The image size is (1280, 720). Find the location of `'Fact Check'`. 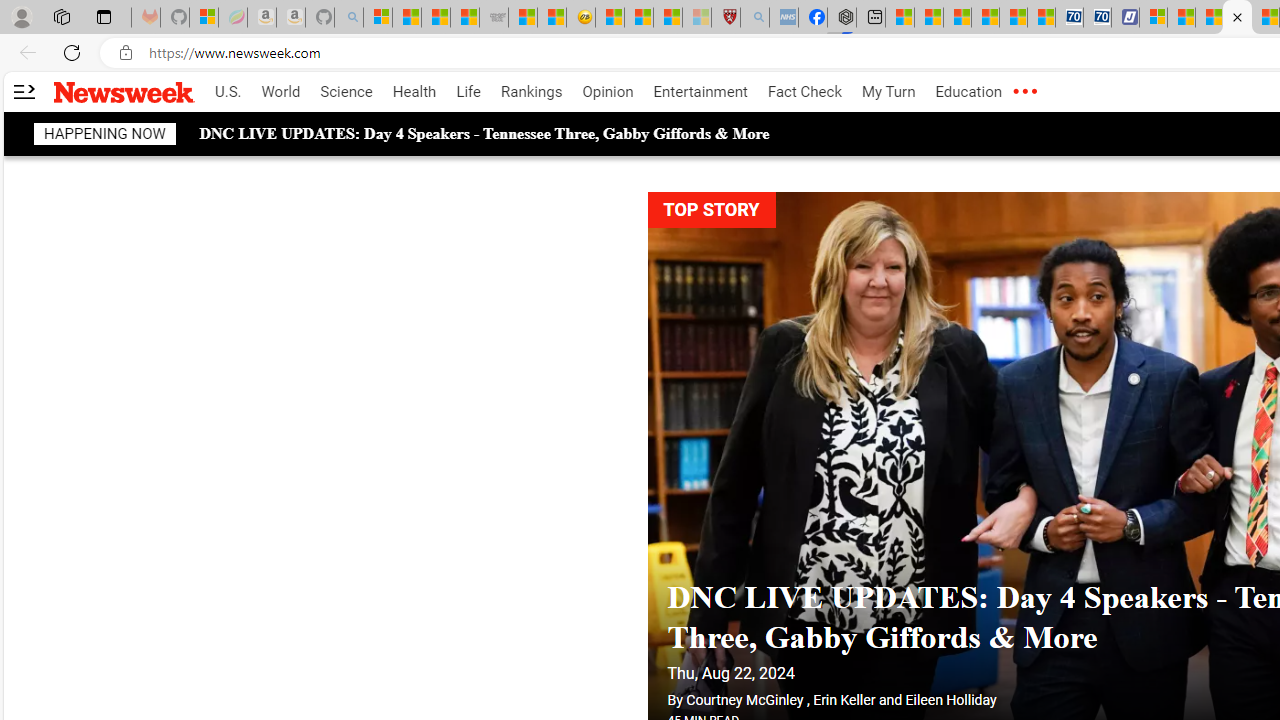

'Fact Check' is located at coordinates (804, 92).